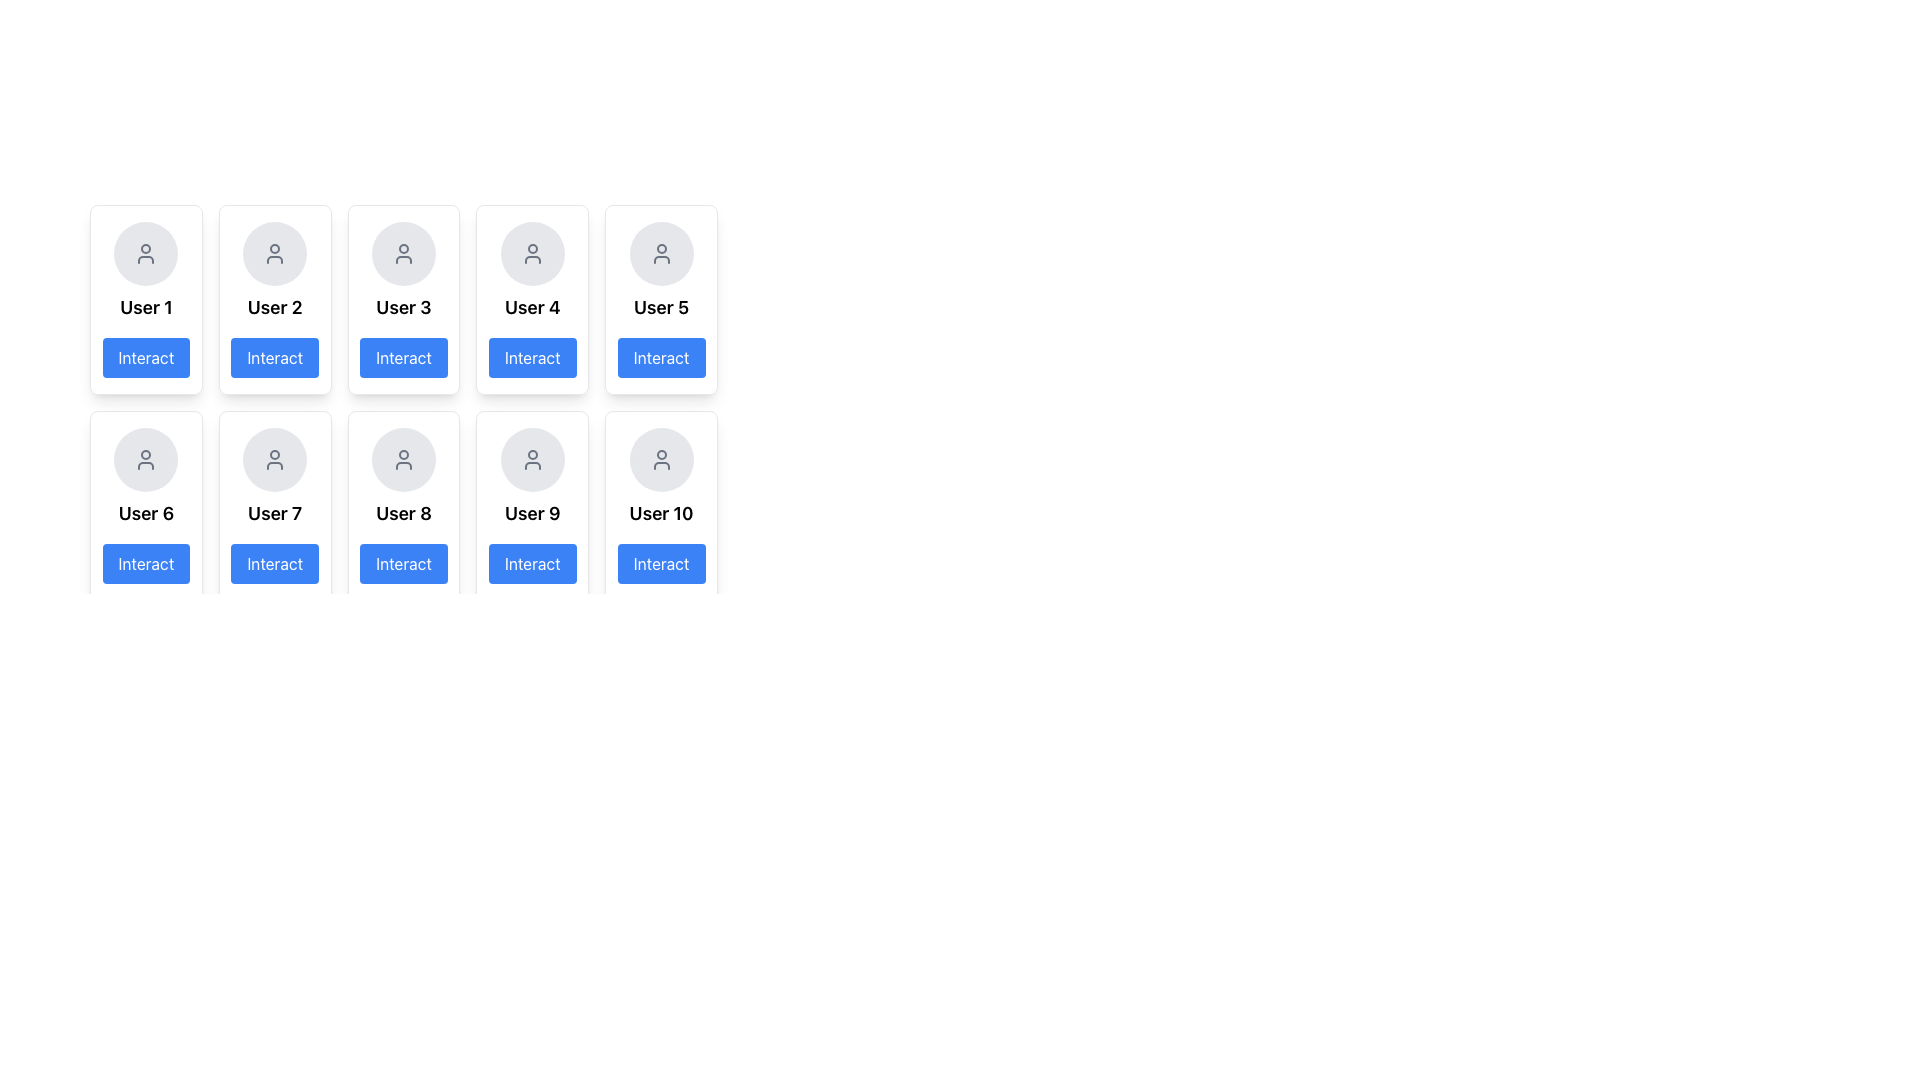 The image size is (1920, 1080). Describe the element at coordinates (532, 563) in the screenshot. I see `the 'Interact' button with a blue background and white text located at the bottom of the card labeled 'User 9' to change its color` at that location.